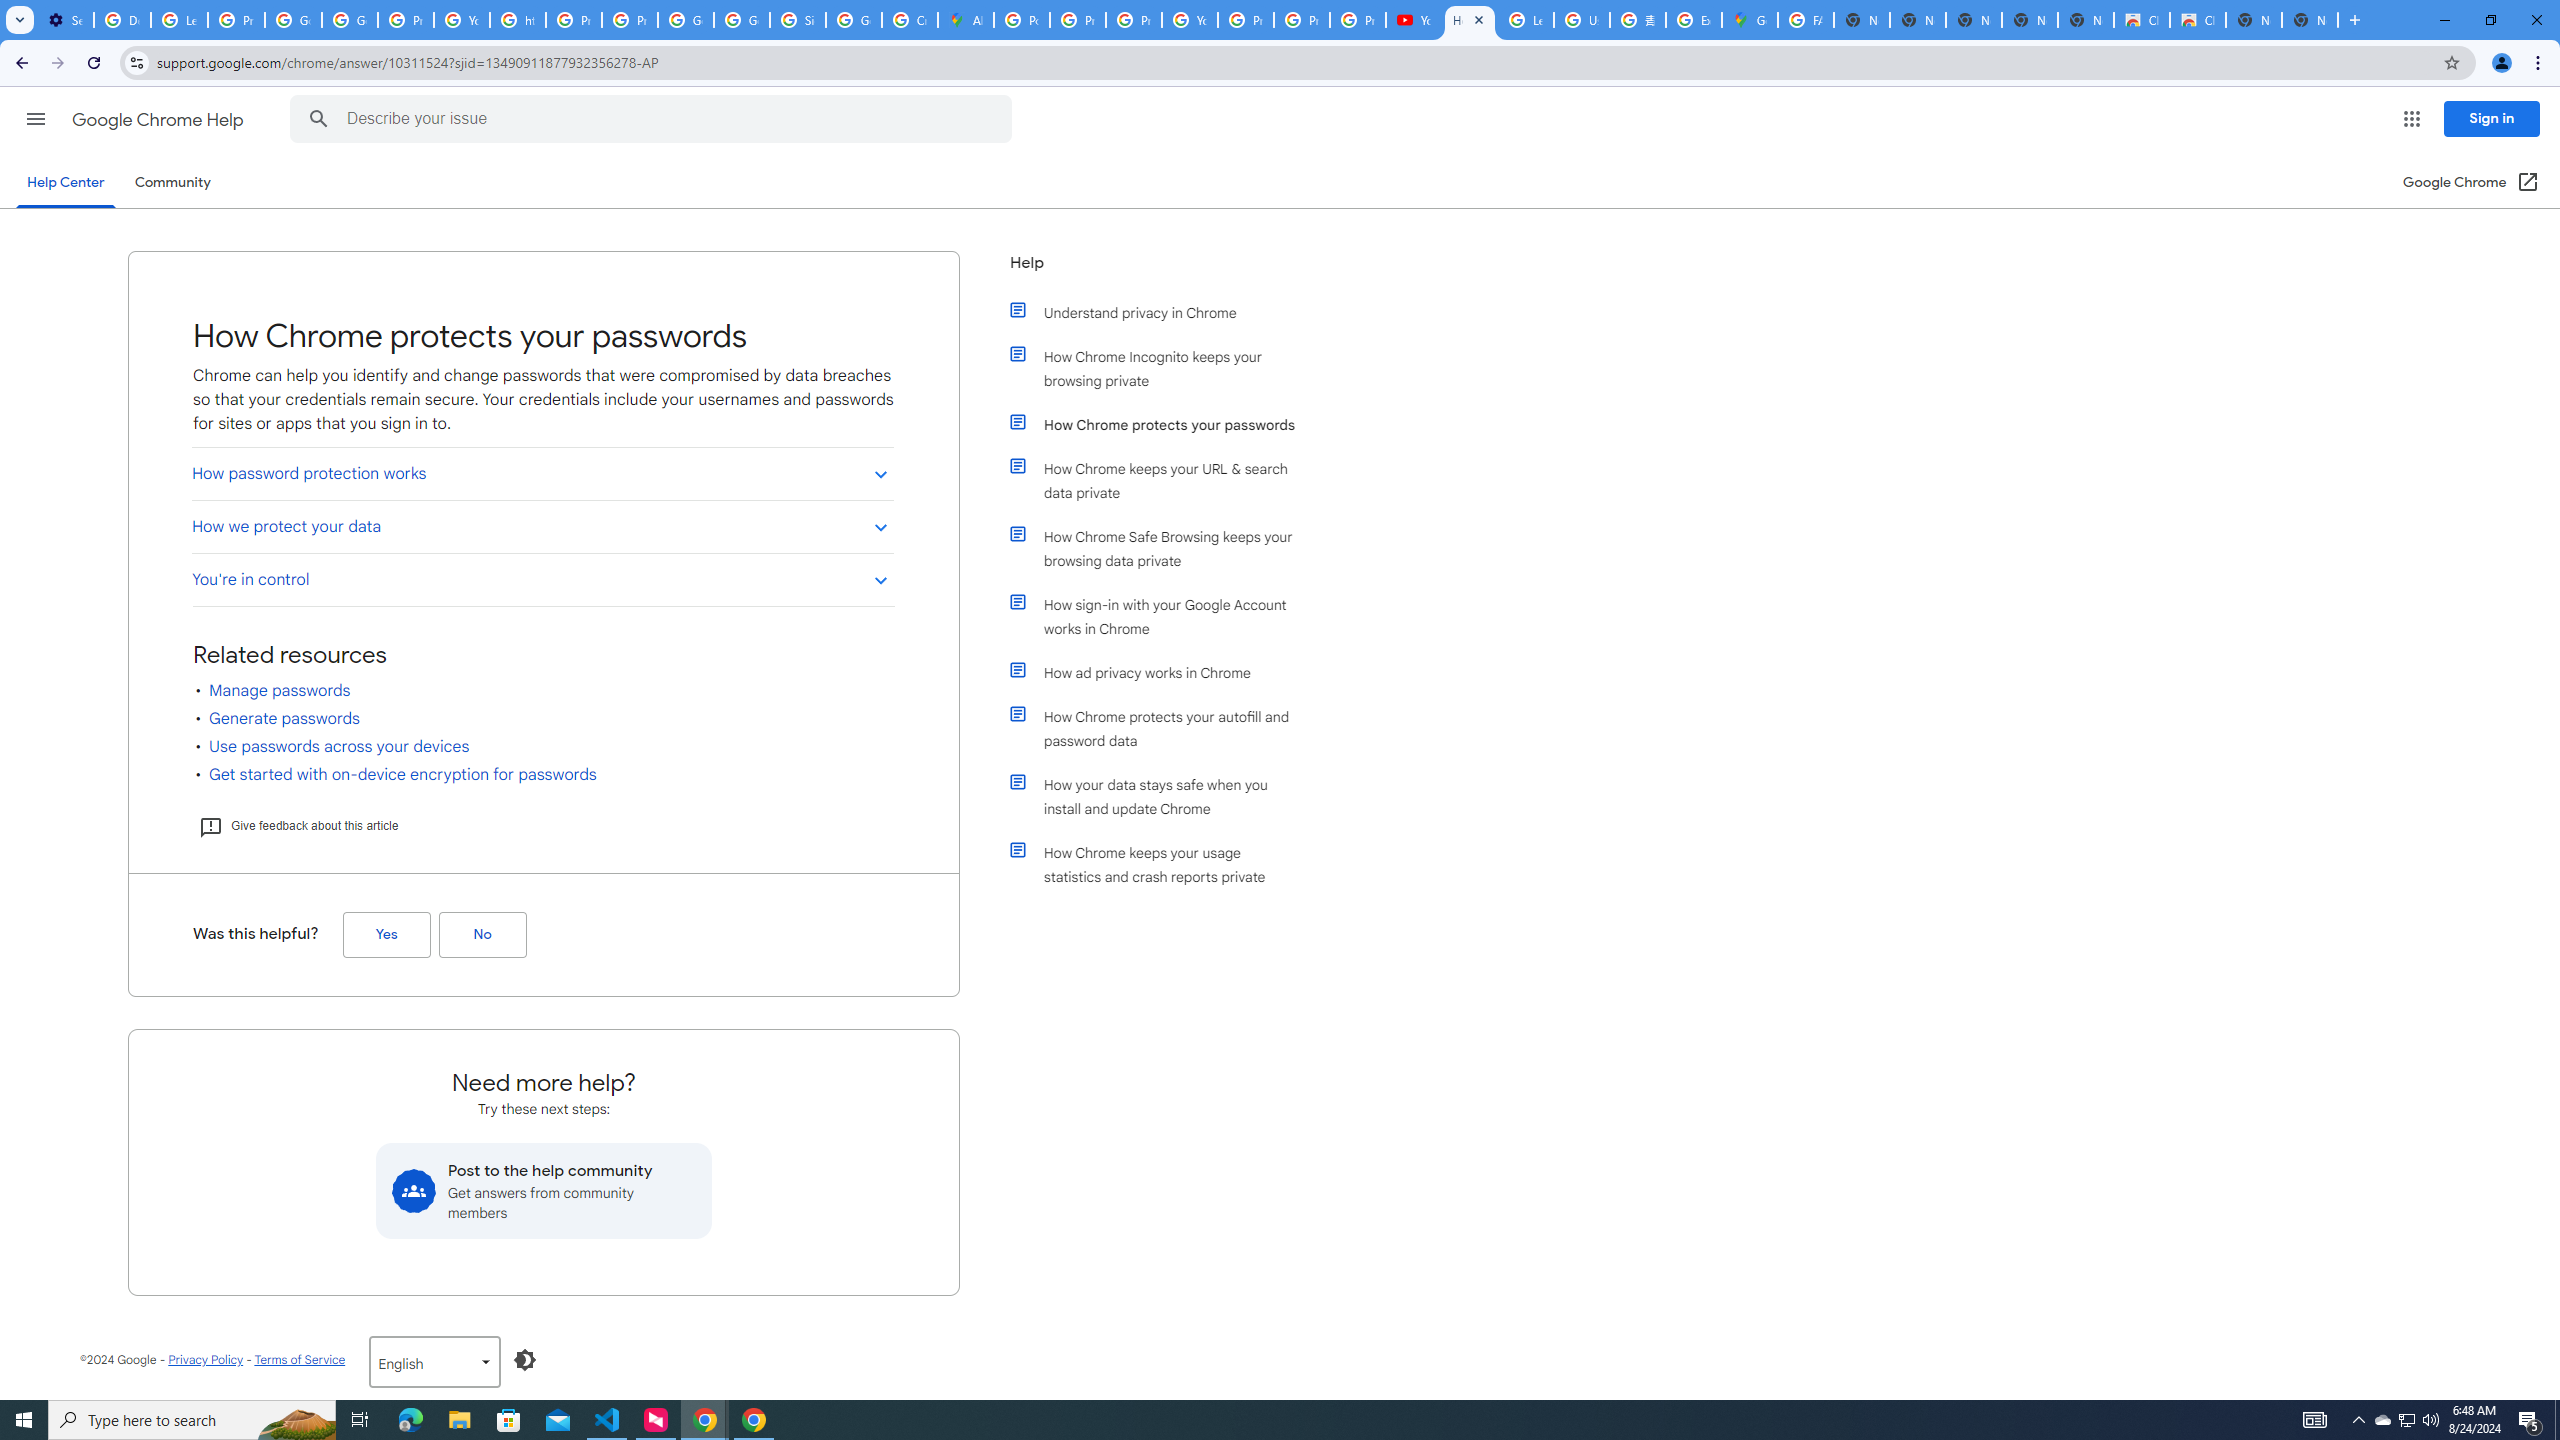 This screenshot has width=2560, height=1440. What do you see at coordinates (280, 690) in the screenshot?
I see `'Manage passwords'` at bounding box center [280, 690].